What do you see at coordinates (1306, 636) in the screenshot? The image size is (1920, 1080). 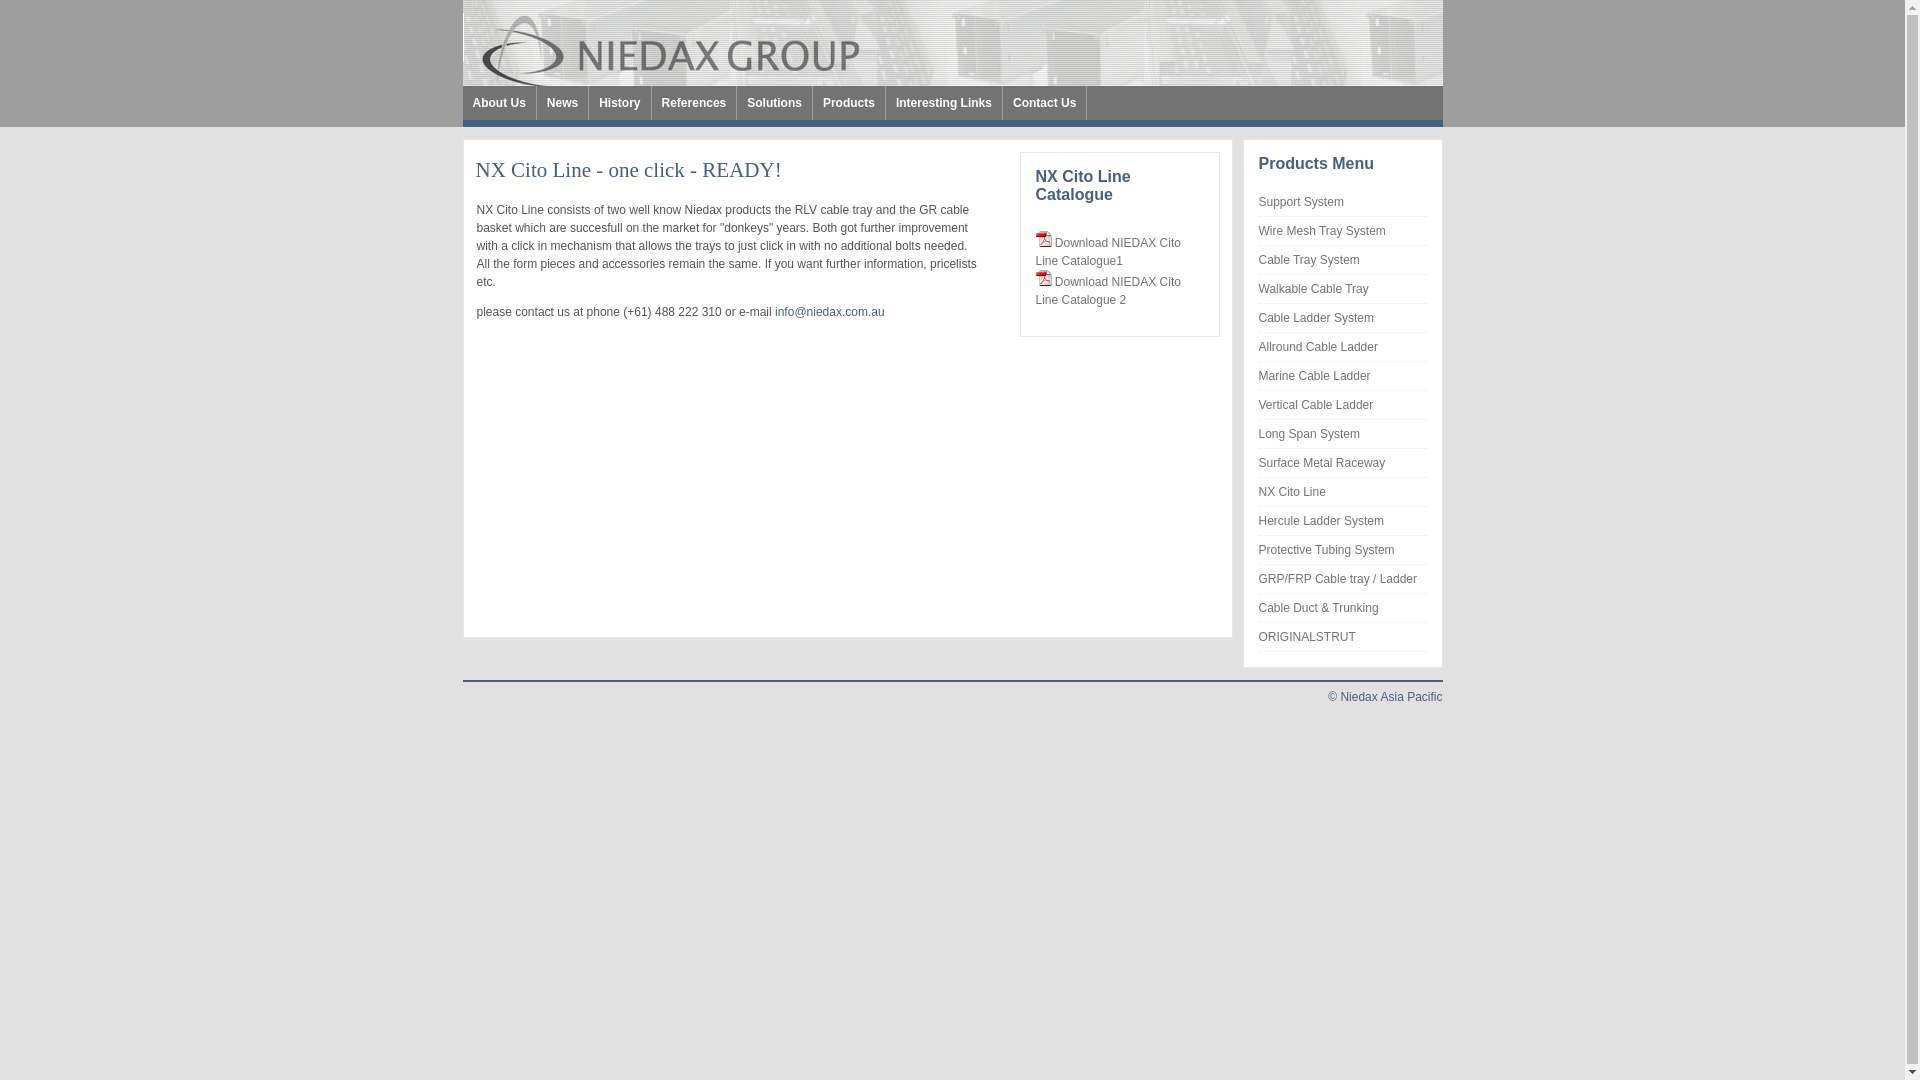 I see `'ORIGINALSTRUT'` at bounding box center [1306, 636].